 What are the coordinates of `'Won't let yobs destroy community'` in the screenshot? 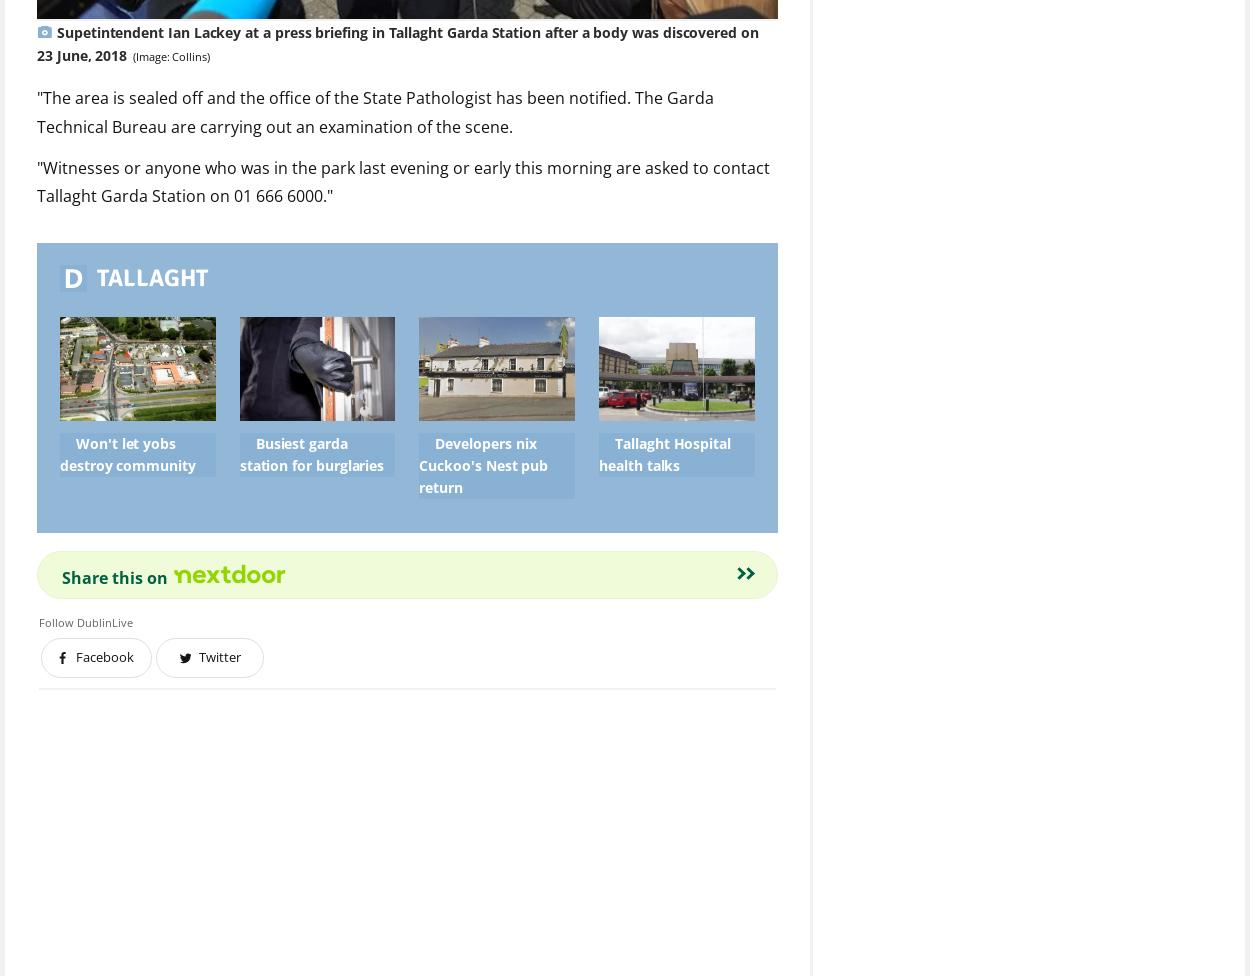 It's located at (127, 452).